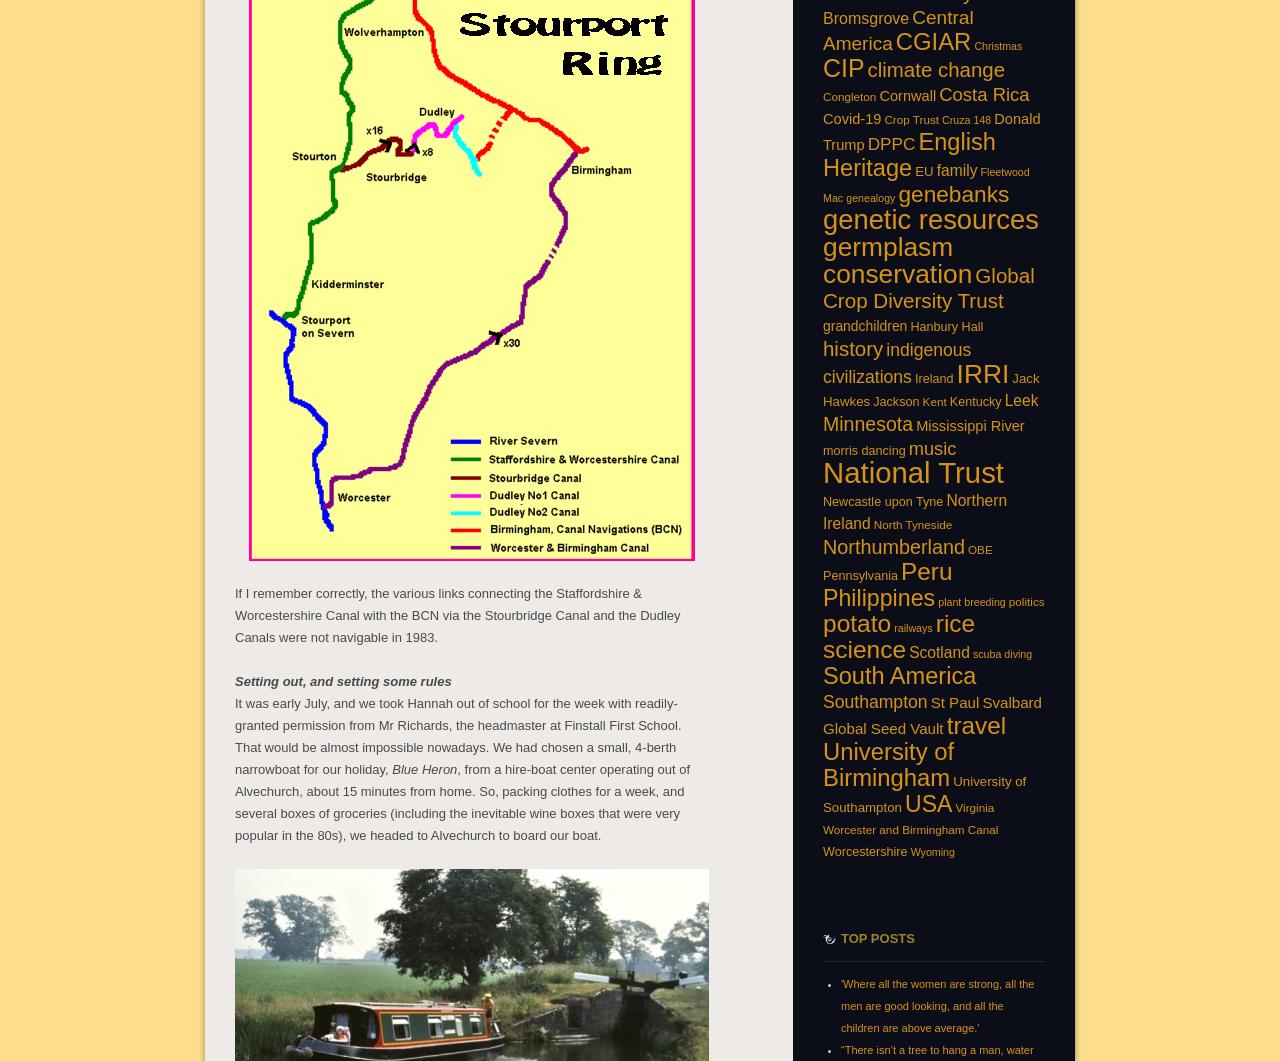  What do you see at coordinates (927, 802) in the screenshot?
I see `'USA'` at bounding box center [927, 802].